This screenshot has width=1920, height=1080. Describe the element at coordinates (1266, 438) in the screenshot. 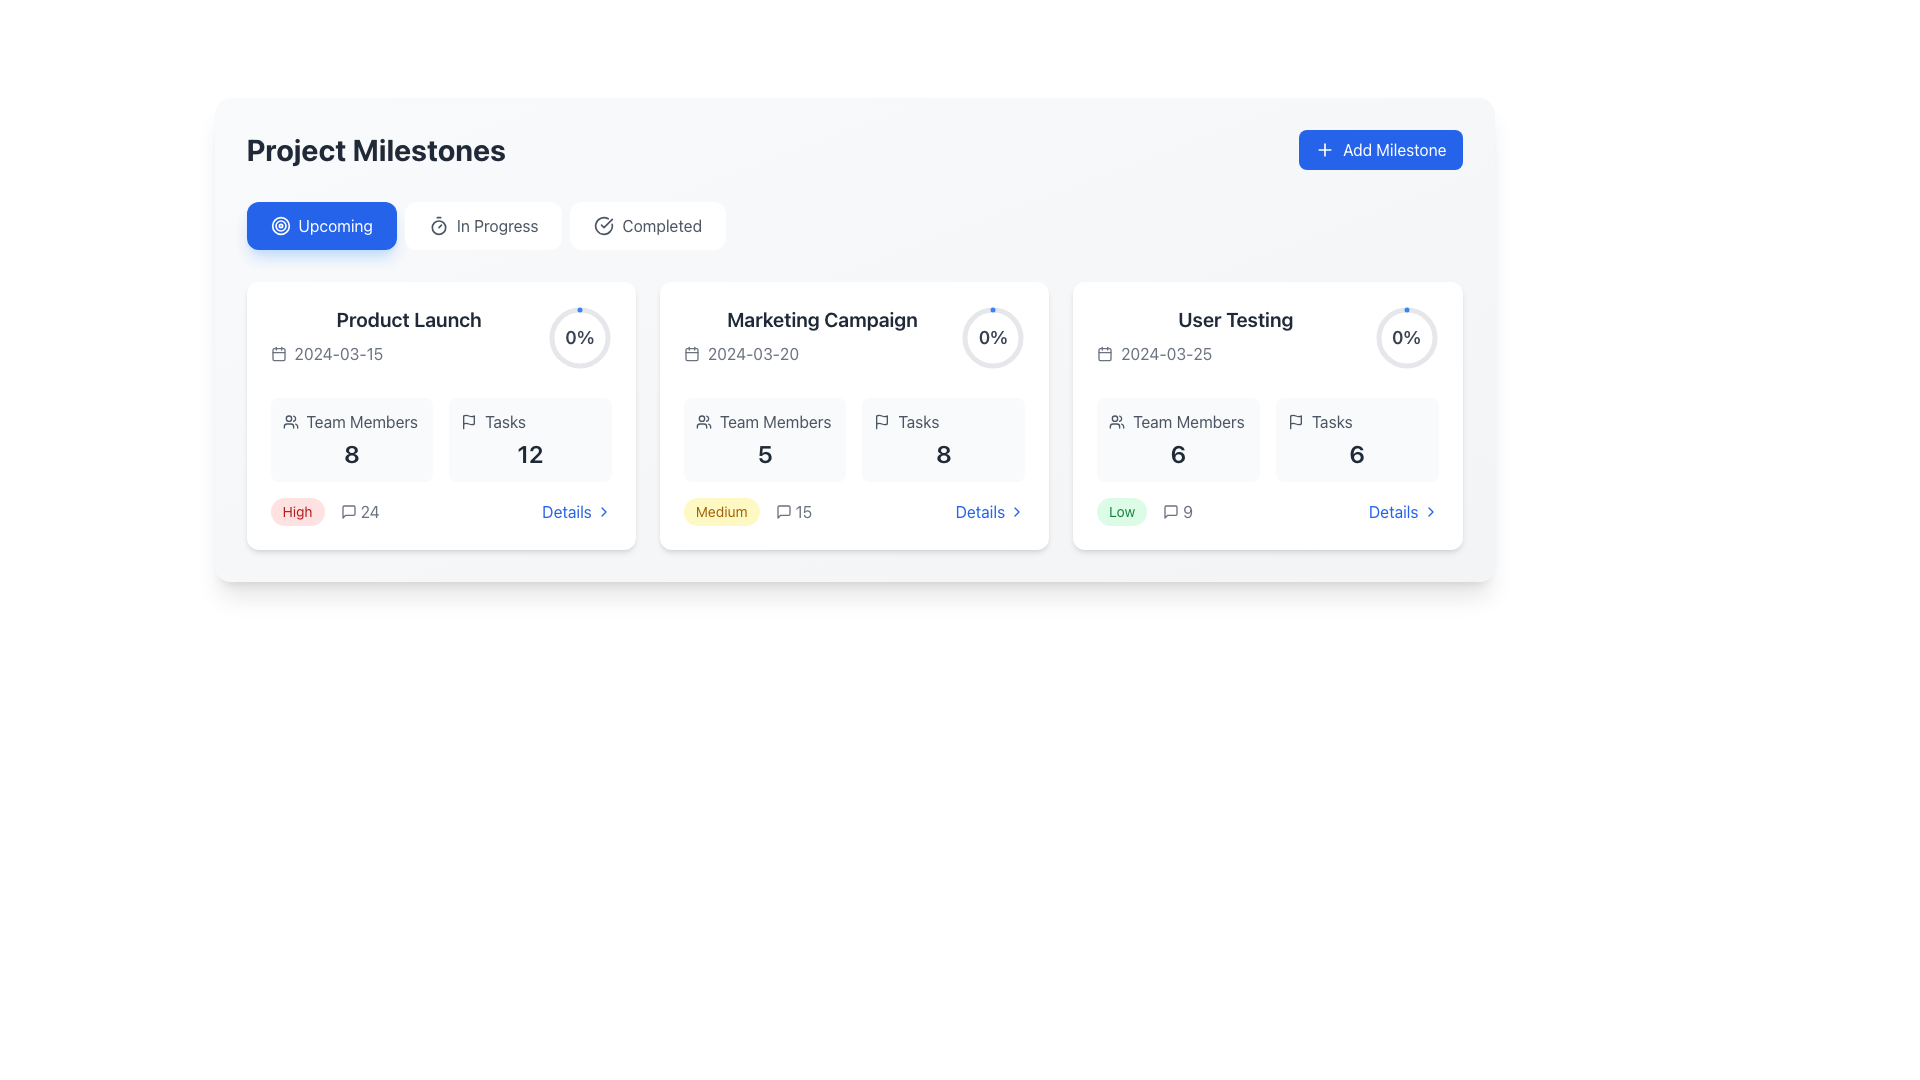

I see `the Information display grid that summarizes team members and tasks for the 'User Testing' milestone, located in the lower portion of the 'User Testing' card, above the 'Low' badge and 'Details' link` at that location.